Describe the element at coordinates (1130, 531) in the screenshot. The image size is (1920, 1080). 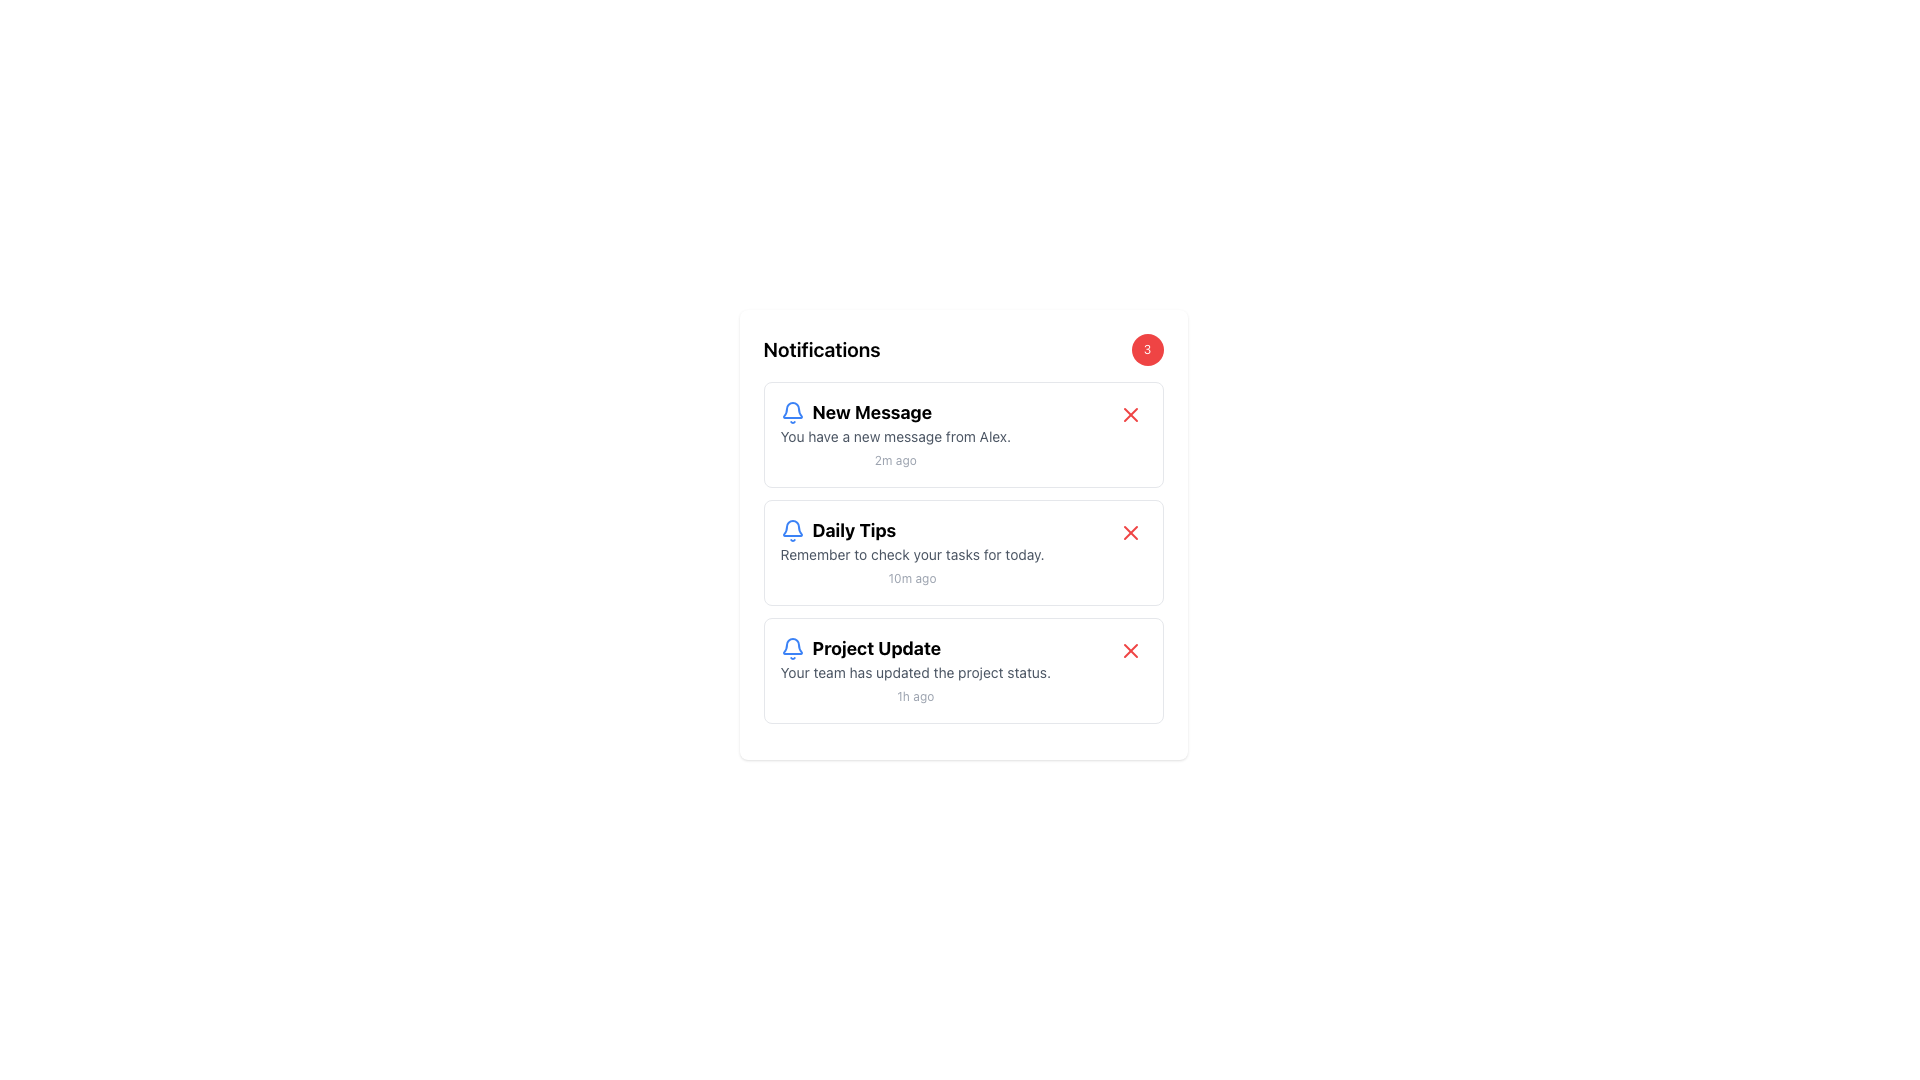
I see `the dismiss button of the 'Daily Tips' notification, which is located in the rightmost part of the notification item` at that location.